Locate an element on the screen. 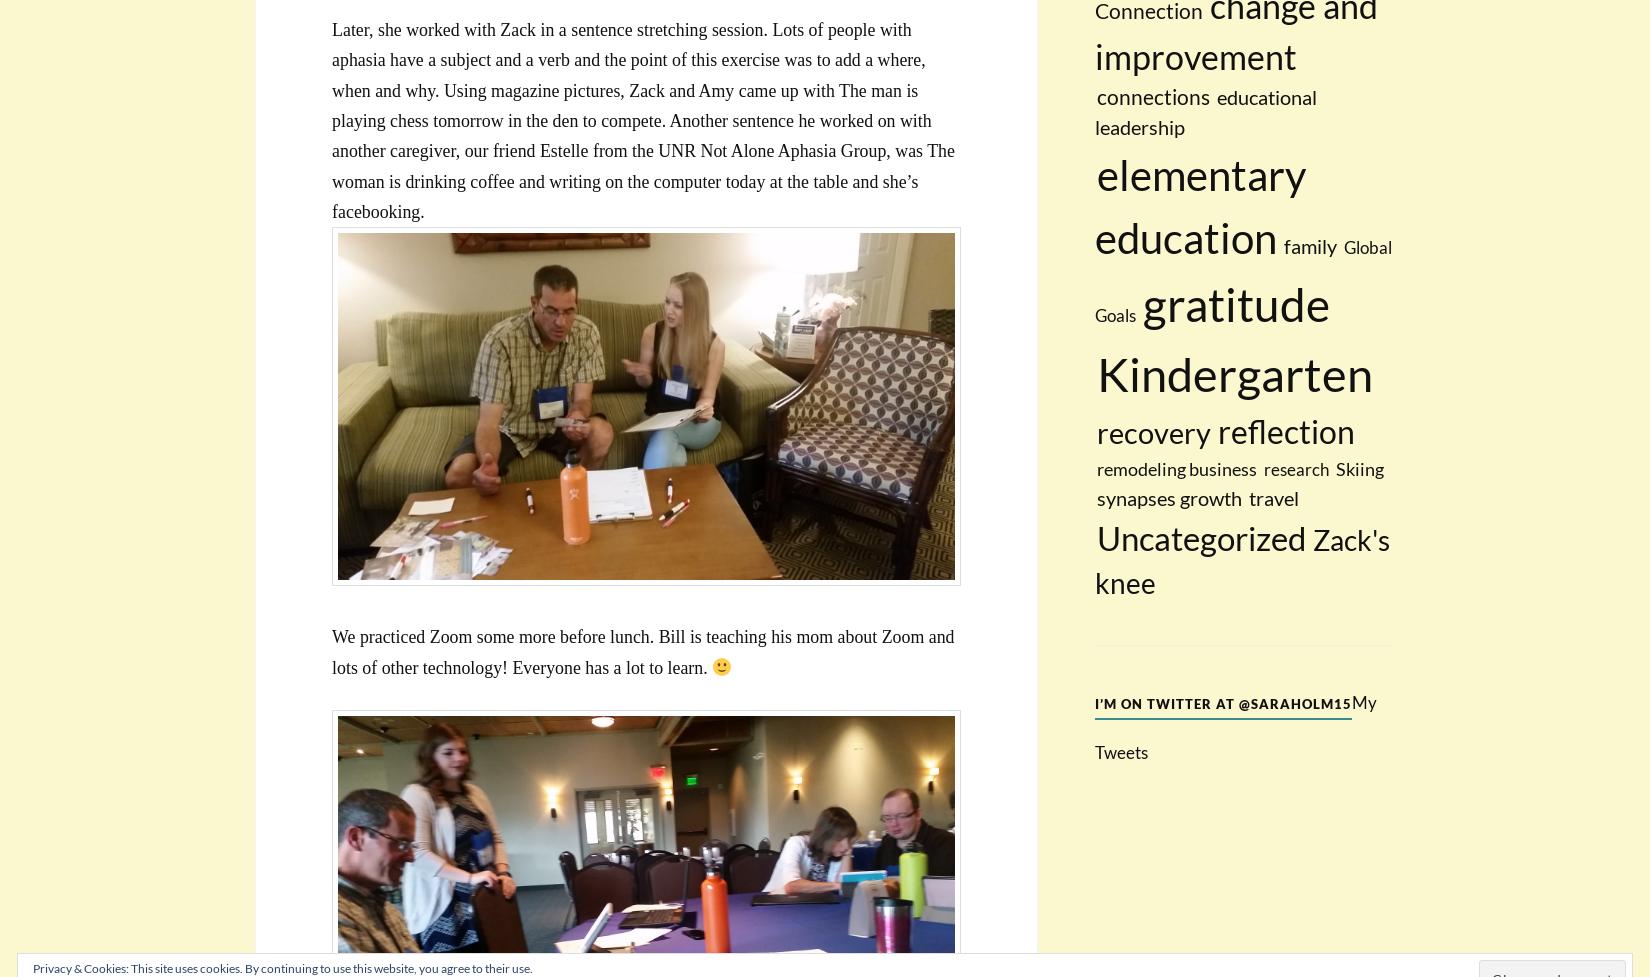  'Later, she worked with Zack in a sentence stretching session. Lots of people with aphasia have a subject and a verb and the point of this exercise was to add a where, when and why. Using magazine pictures, Zack and Amy came up with The man is playing chess tomorrow in the den to compete. Another sentence he worked on with another caregiver, our friend Estelle from the UNR Not Alone Aphasia Group, was The woman is drinking coffee and writing on the computer today at the table and she’s facebooking.' is located at coordinates (642, 119).